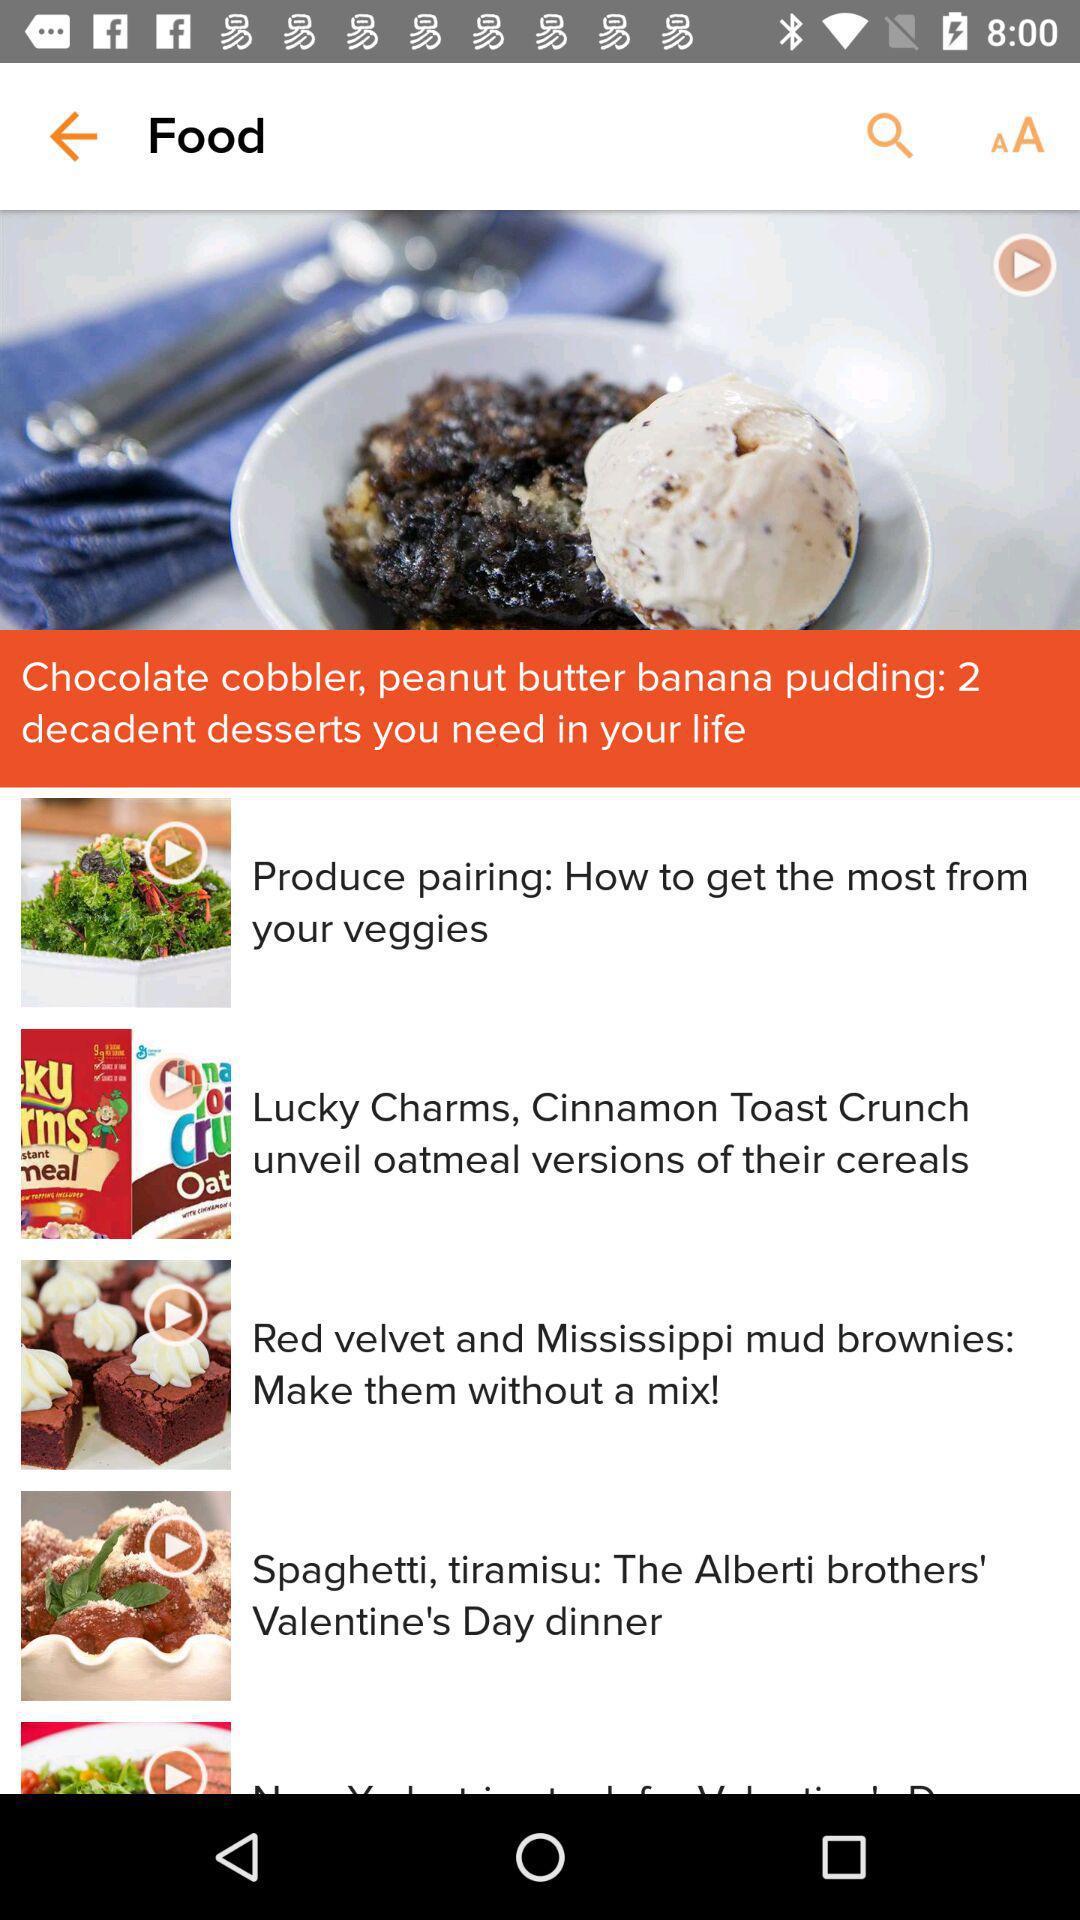  Describe the element at coordinates (126, 1756) in the screenshot. I see `the last video at bottom left corner` at that location.